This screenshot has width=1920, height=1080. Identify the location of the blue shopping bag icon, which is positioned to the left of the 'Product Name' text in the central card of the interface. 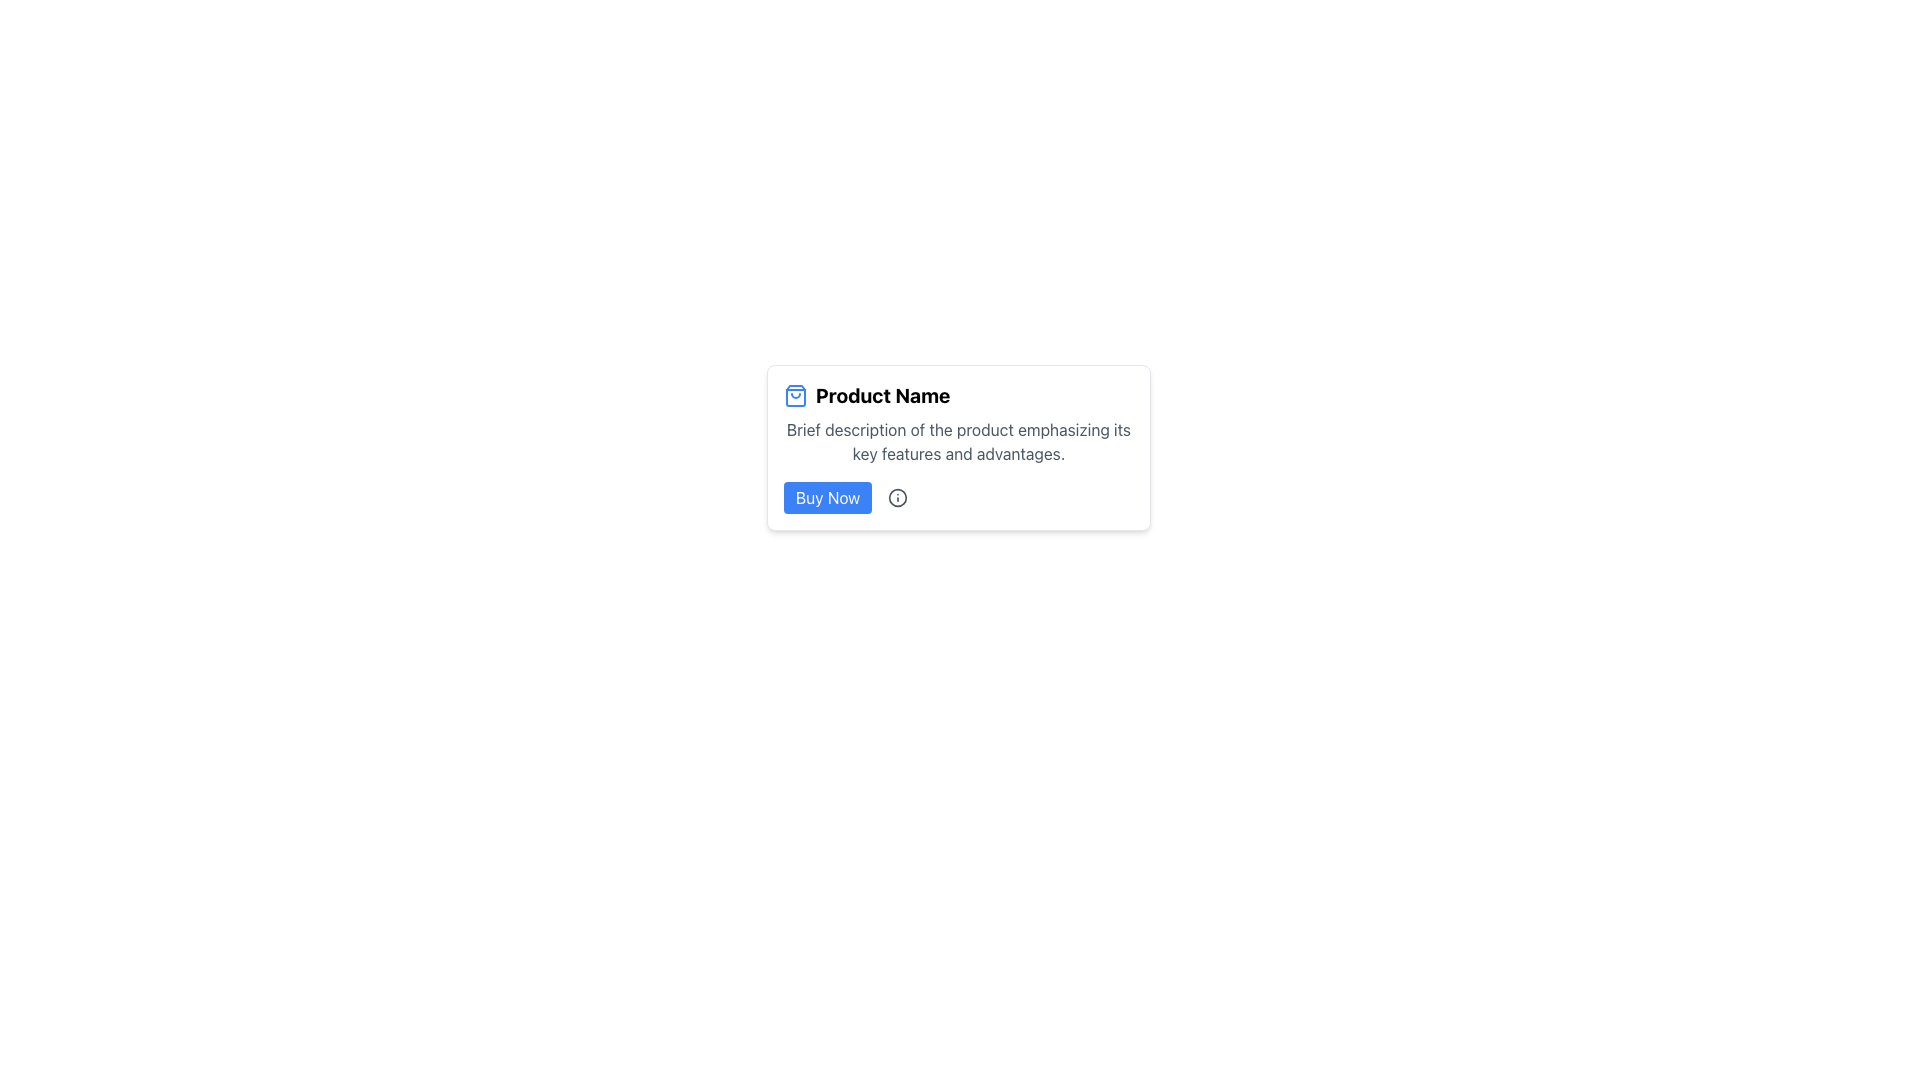
(795, 396).